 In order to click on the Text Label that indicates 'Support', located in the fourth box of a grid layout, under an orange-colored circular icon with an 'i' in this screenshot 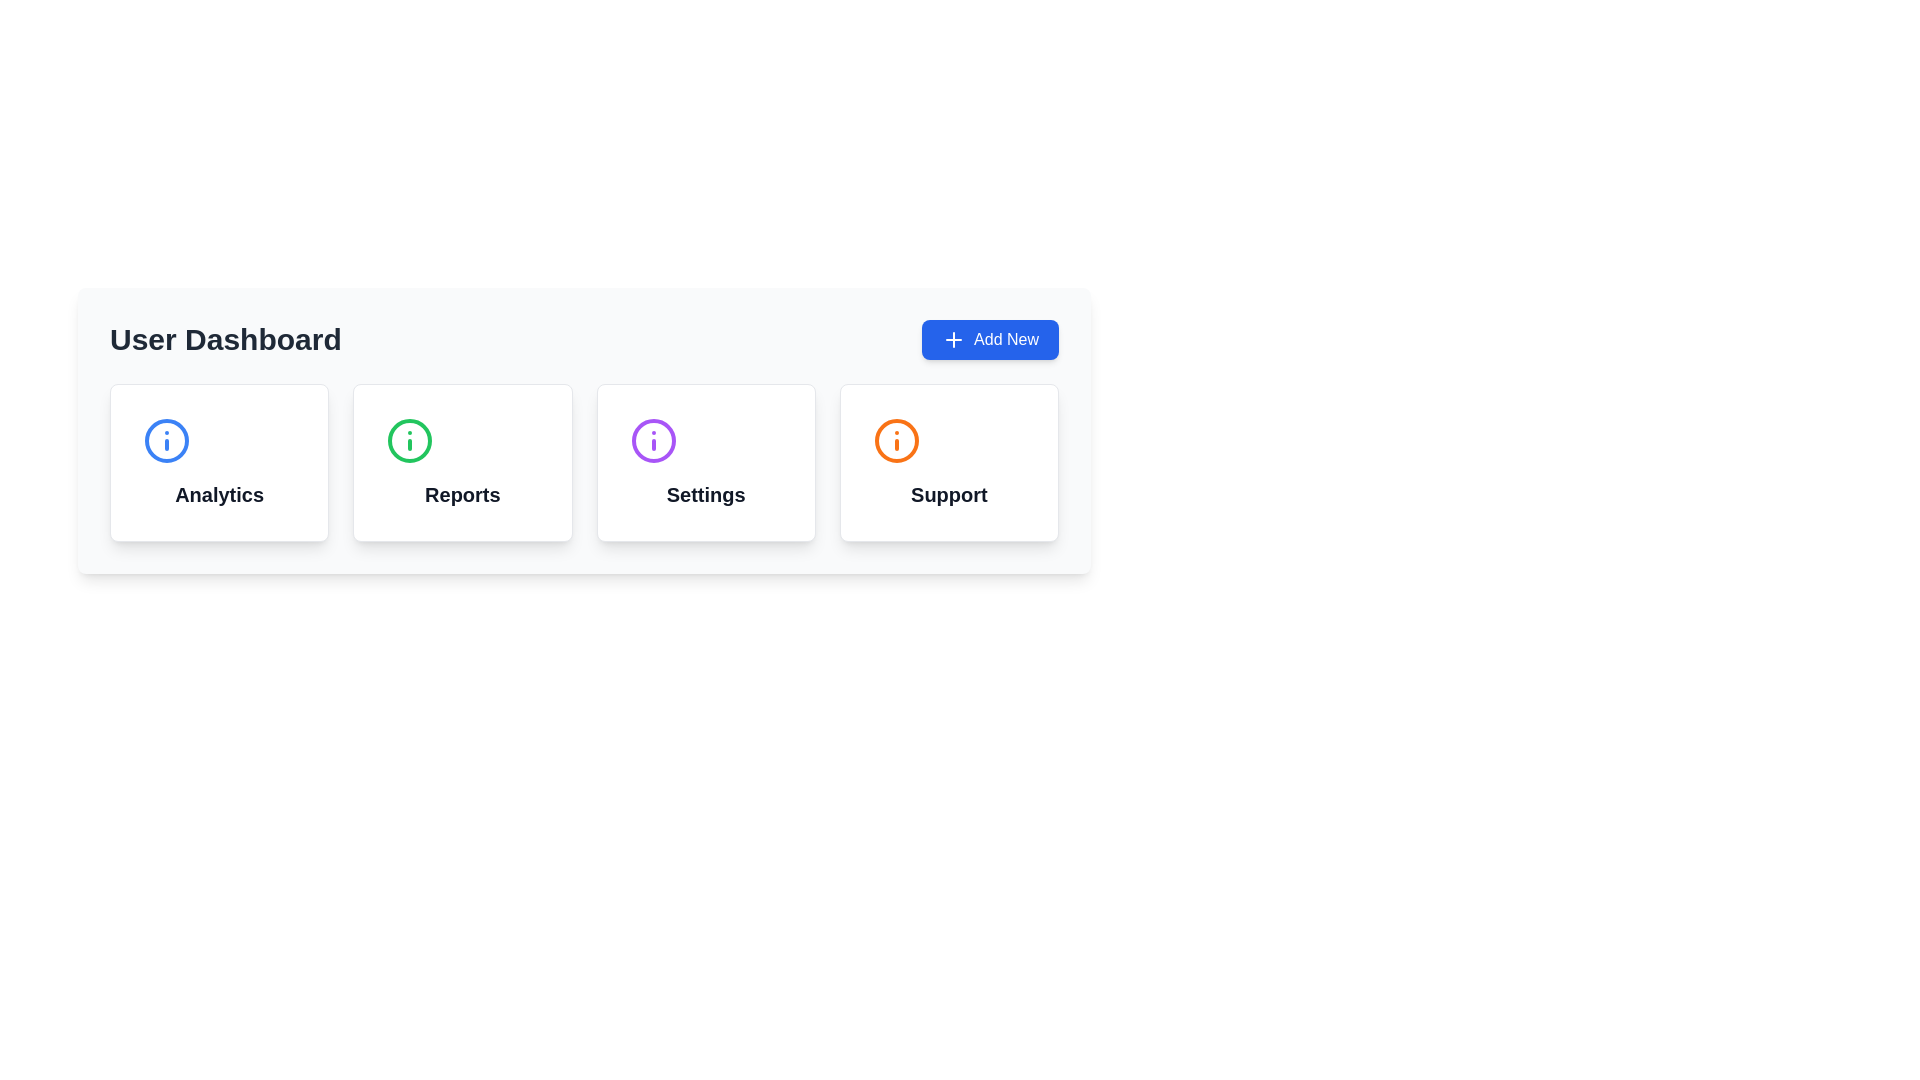, I will do `click(948, 494)`.